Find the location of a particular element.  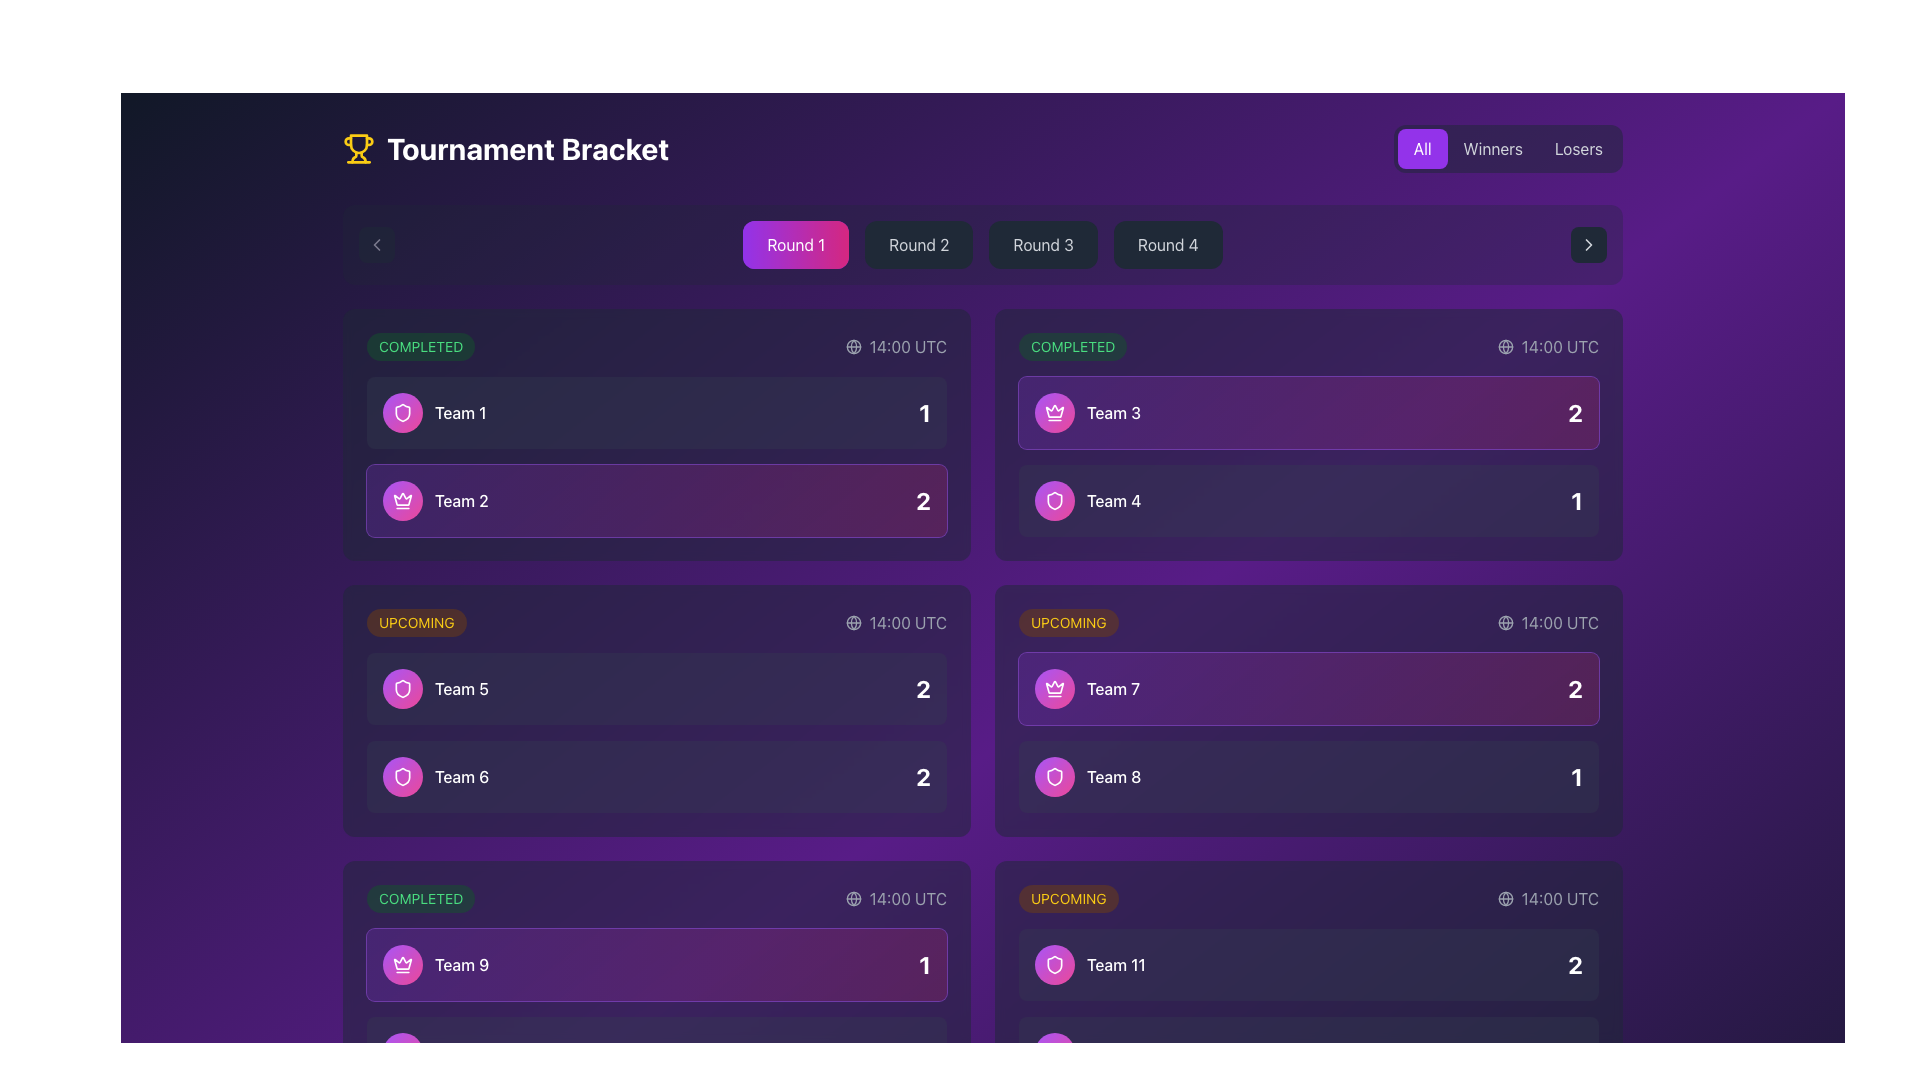

the trophy icon element that is yellow and styled with a vector illustration, located near the top left of the interface above the text 'Tournament Bracket' is located at coordinates (359, 142).